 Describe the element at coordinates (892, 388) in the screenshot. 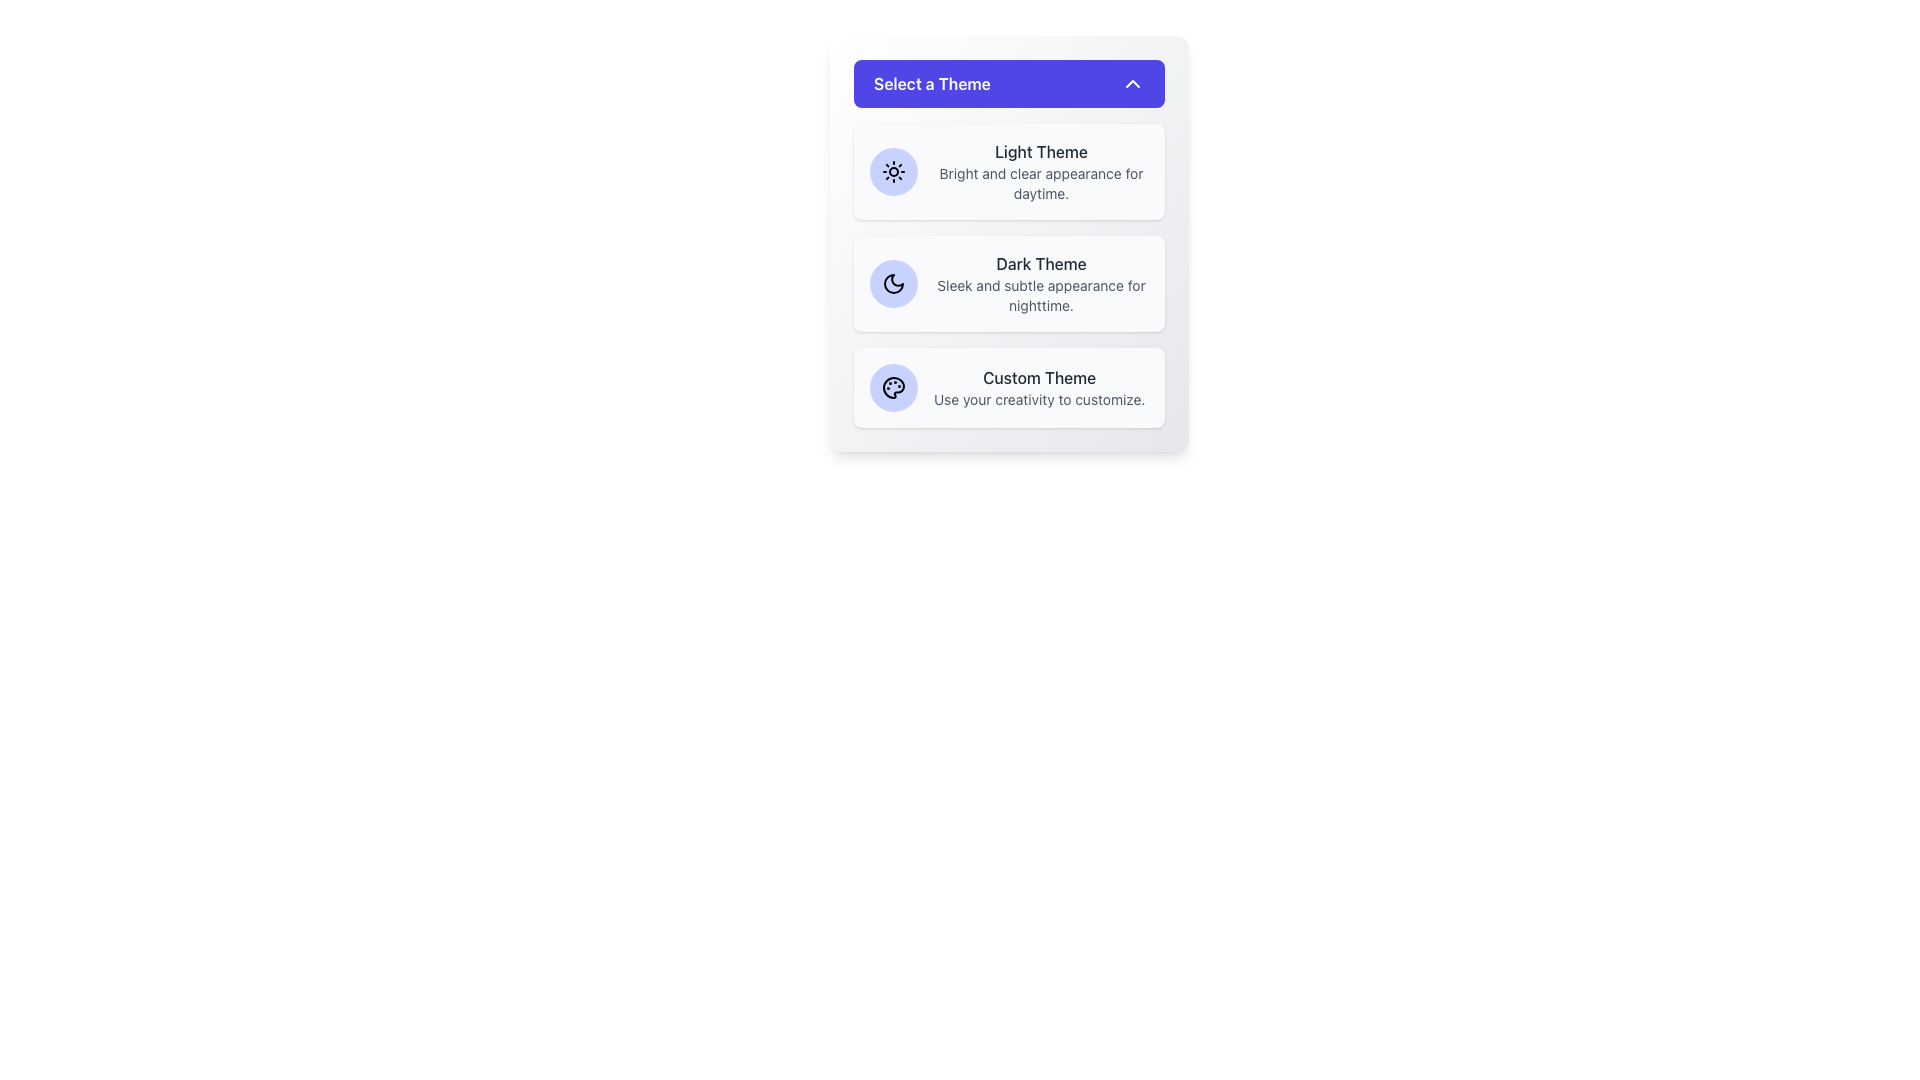

I see `the button containing the decorative palette icon representing the 'Custom Theme' option` at that location.